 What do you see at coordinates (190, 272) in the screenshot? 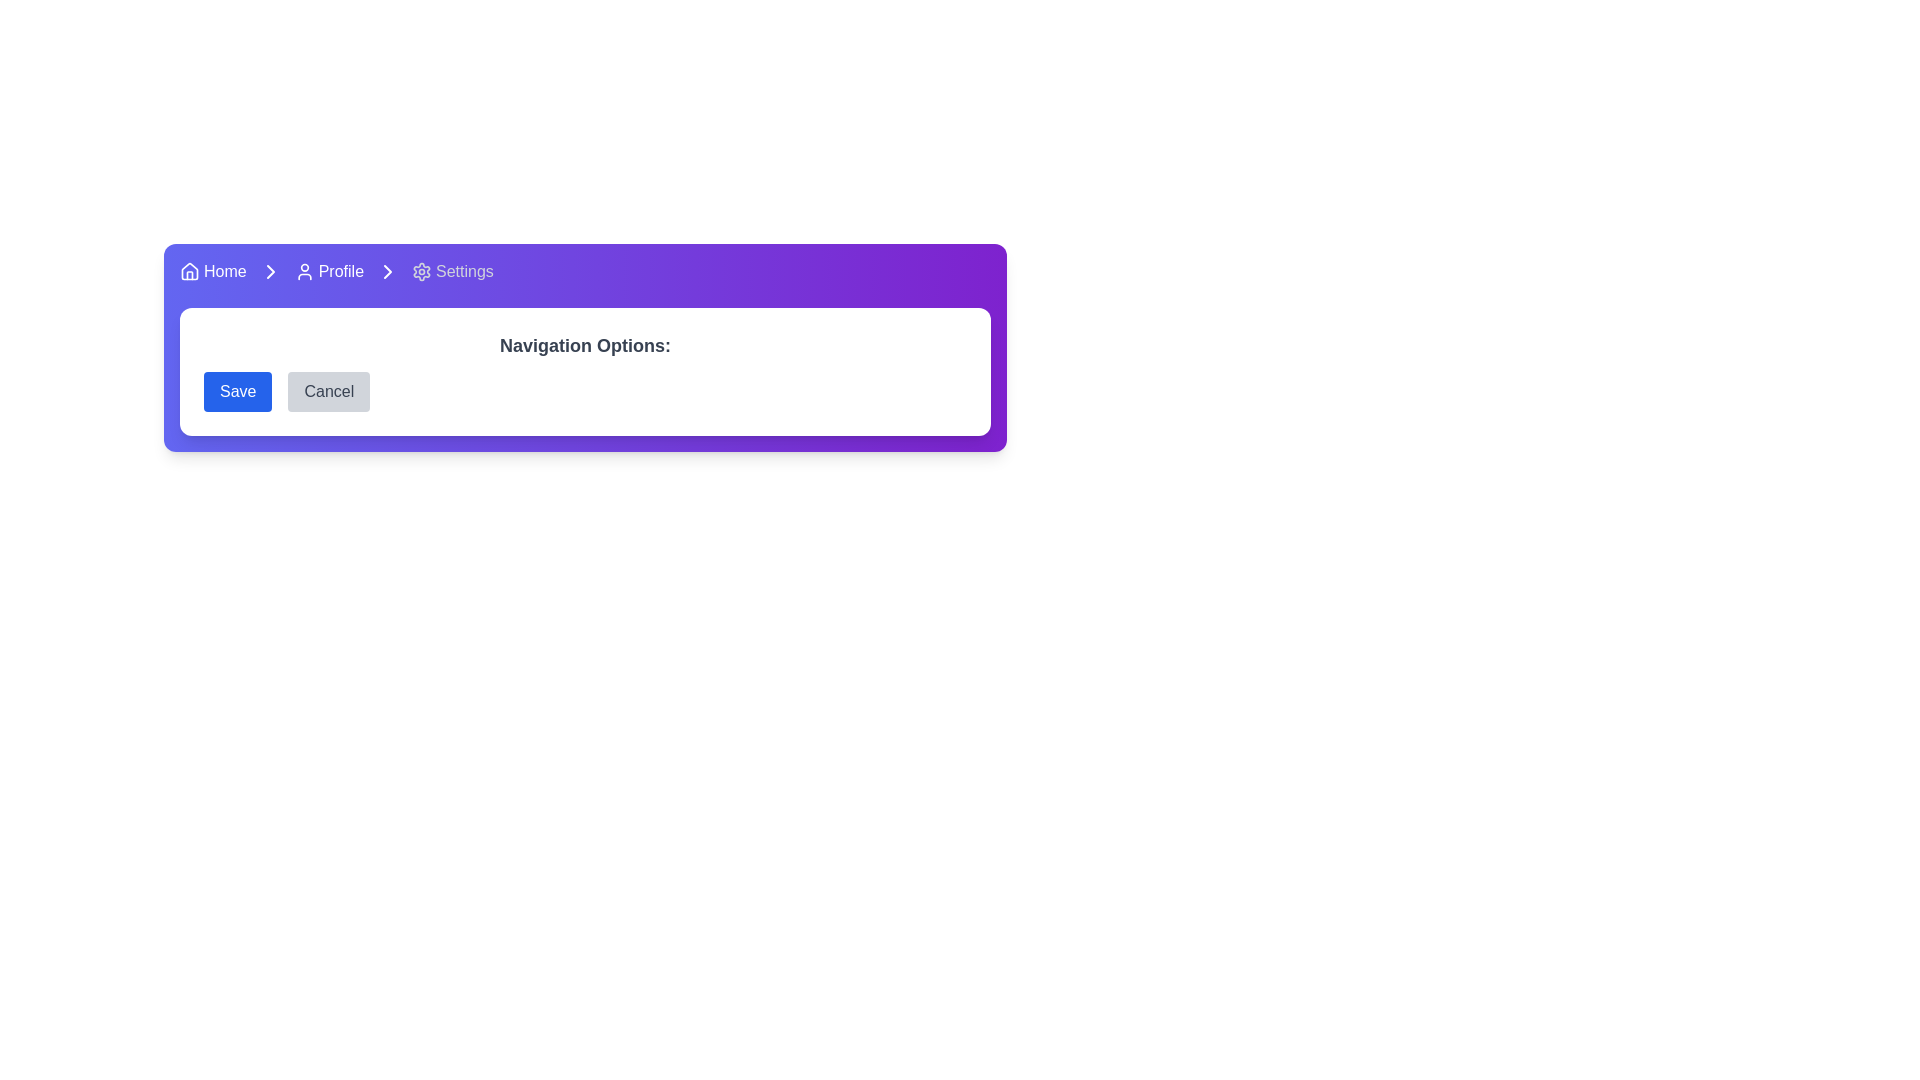
I see `the house icon in the navigation bar` at bounding box center [190, 272].